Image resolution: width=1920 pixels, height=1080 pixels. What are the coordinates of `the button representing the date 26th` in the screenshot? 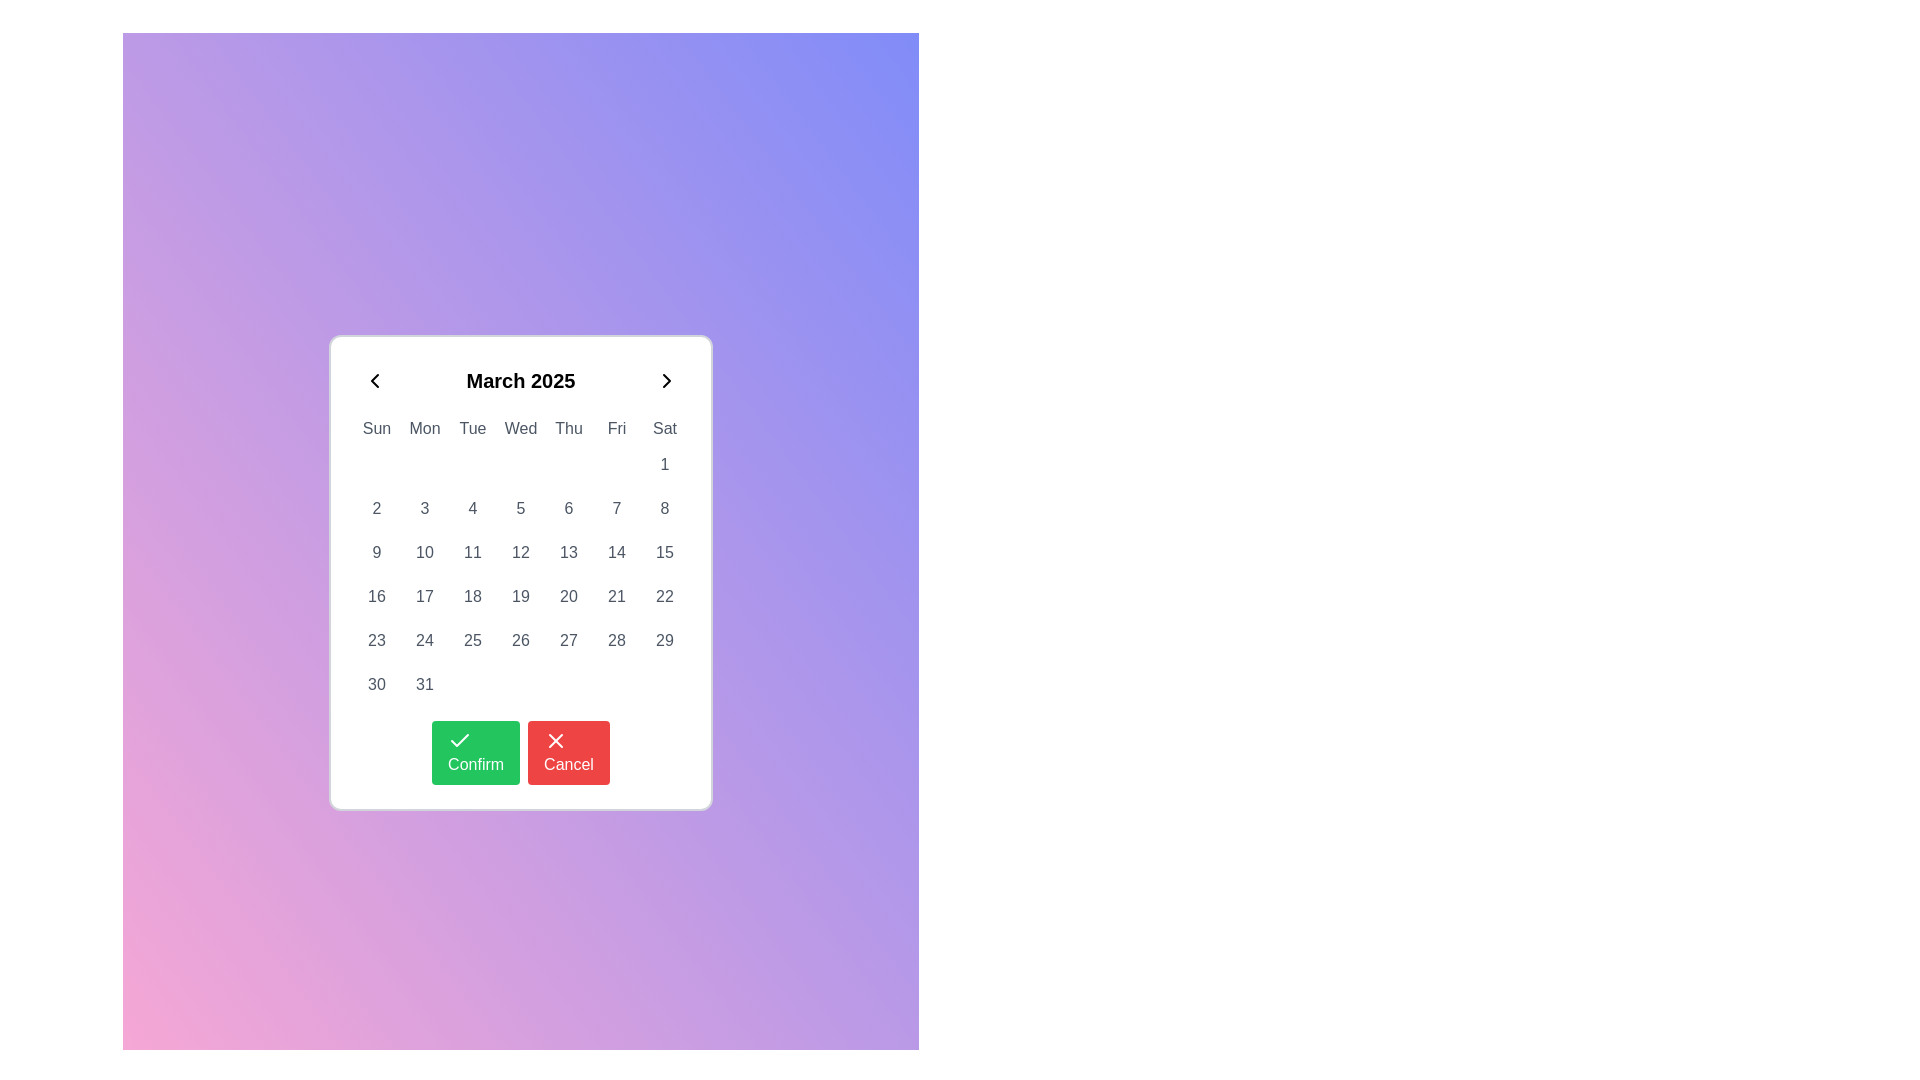 It's located at (521, 640).